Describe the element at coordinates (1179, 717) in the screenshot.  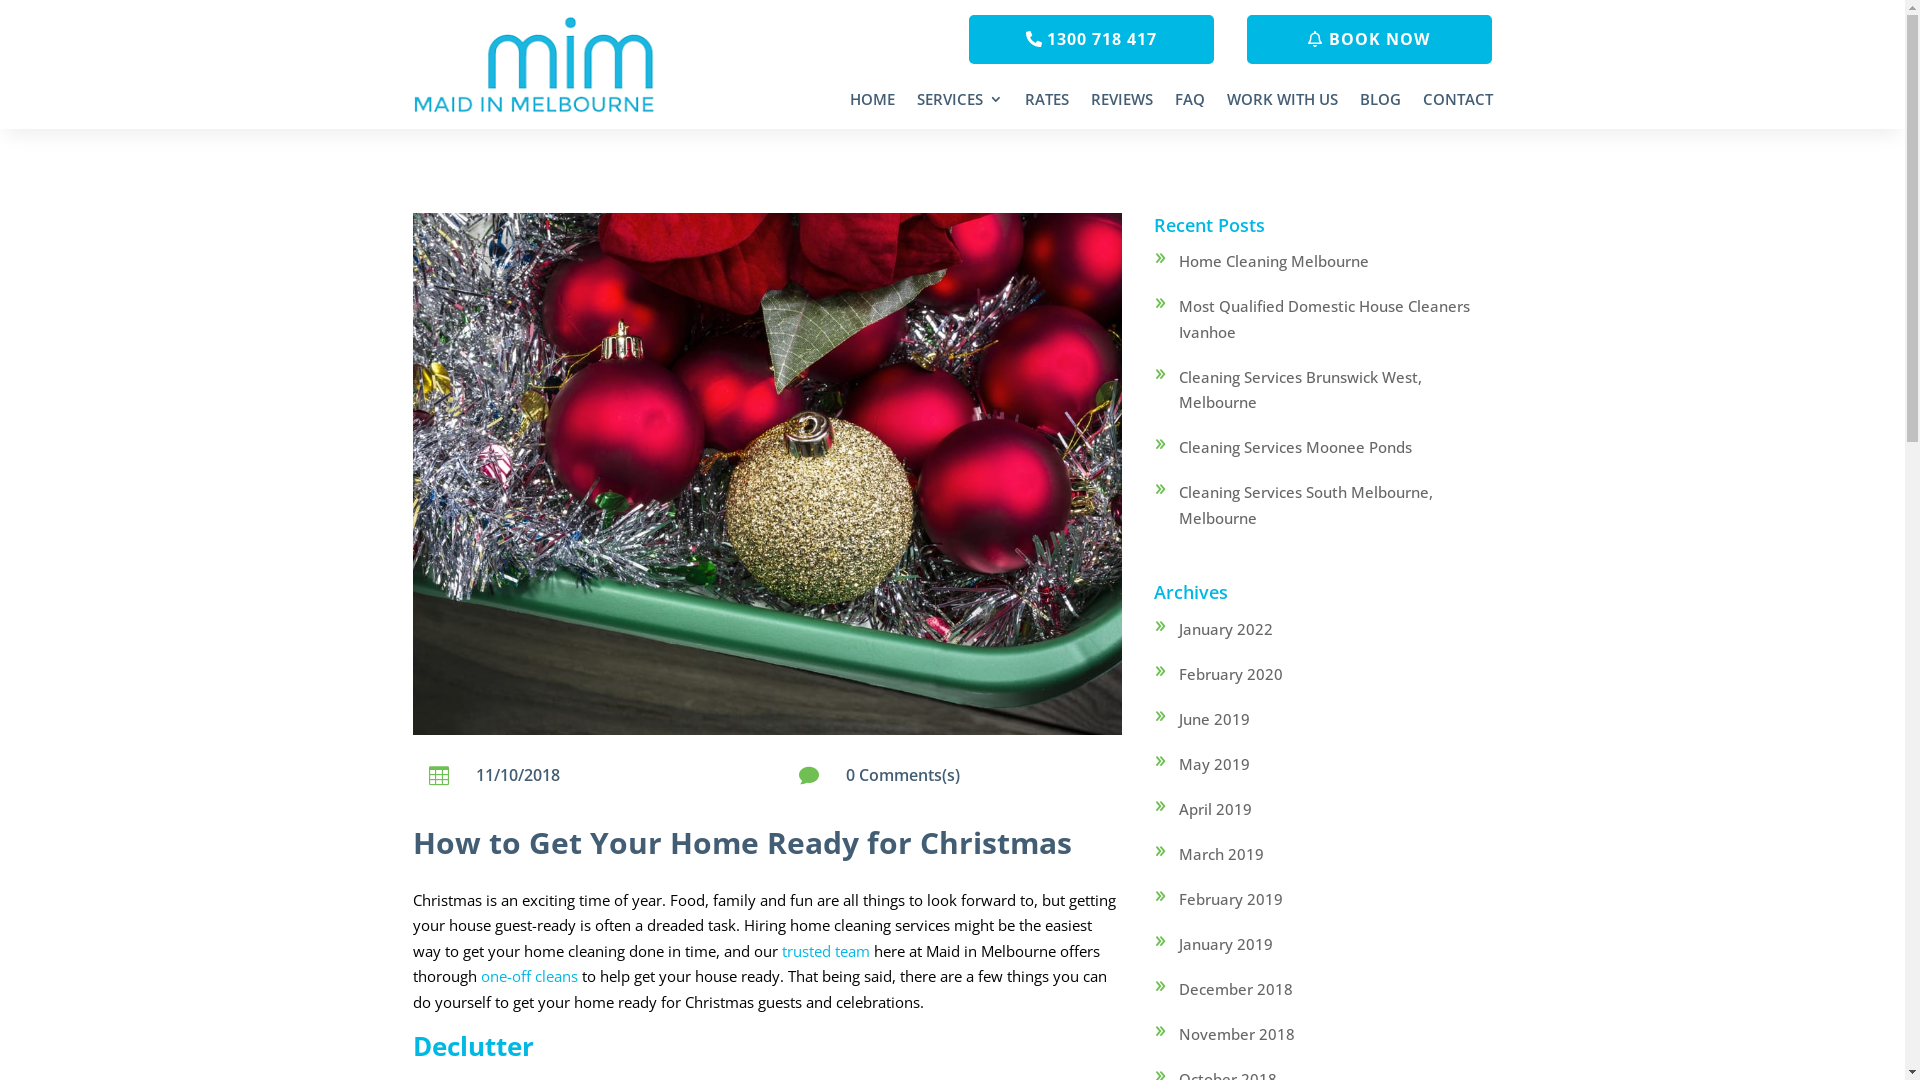
I see `'June 2019'` at that location.